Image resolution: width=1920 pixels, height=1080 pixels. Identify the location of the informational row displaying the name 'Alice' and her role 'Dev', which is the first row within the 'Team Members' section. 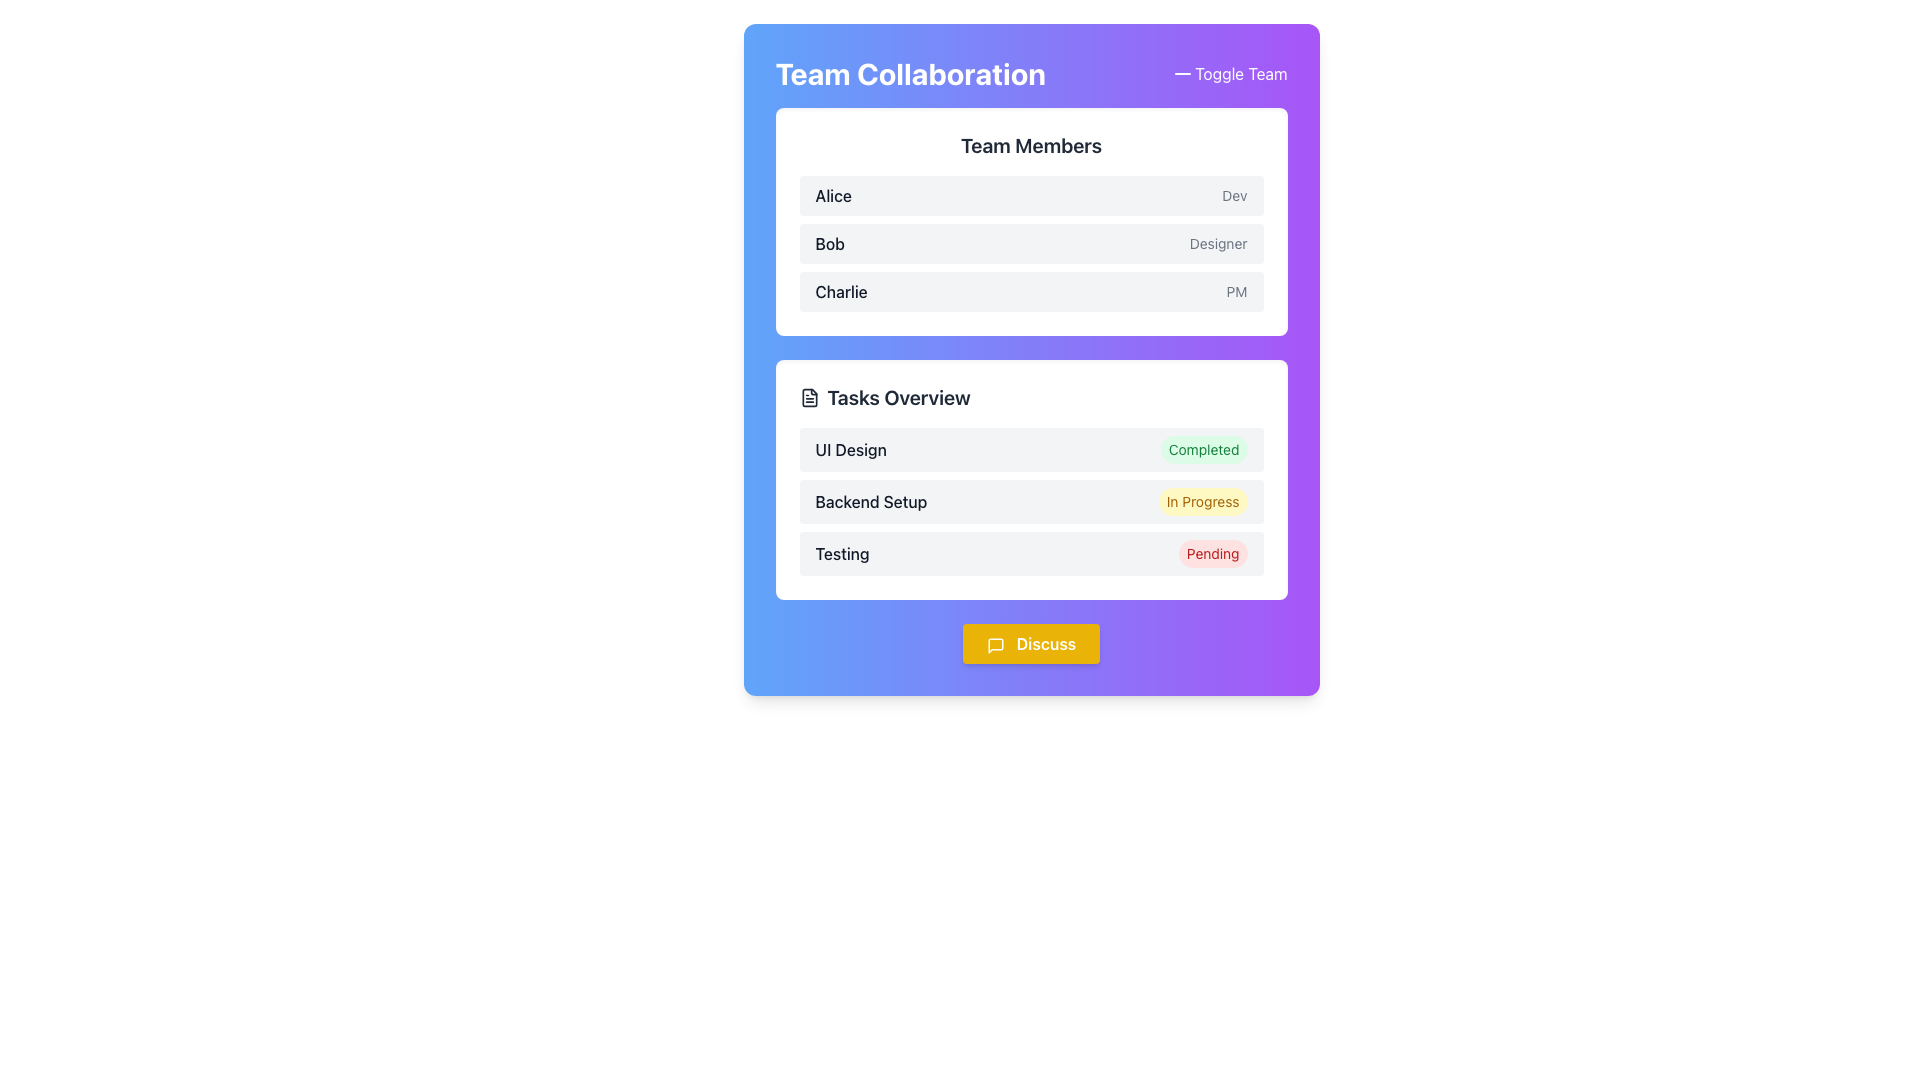
(1031, 196).